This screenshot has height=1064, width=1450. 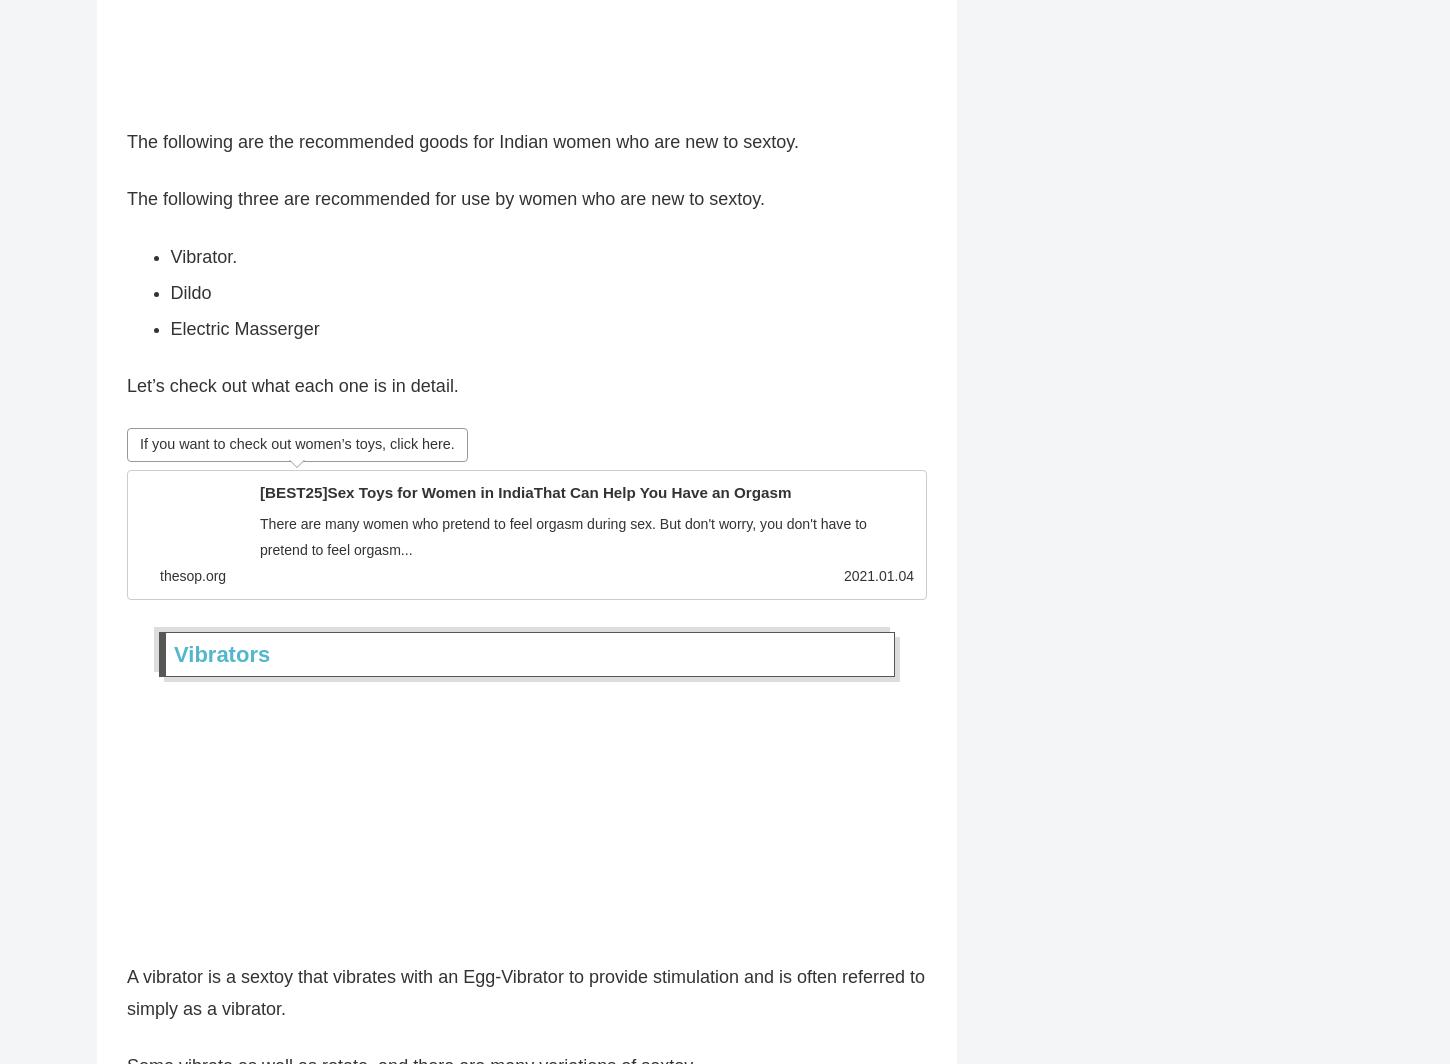 What do you see at coordinates (461, 148) in the screenshot?
I see `'The following are the recommended goods for Indian women who are new to sextoy.'` at bounding box center [461, 148].